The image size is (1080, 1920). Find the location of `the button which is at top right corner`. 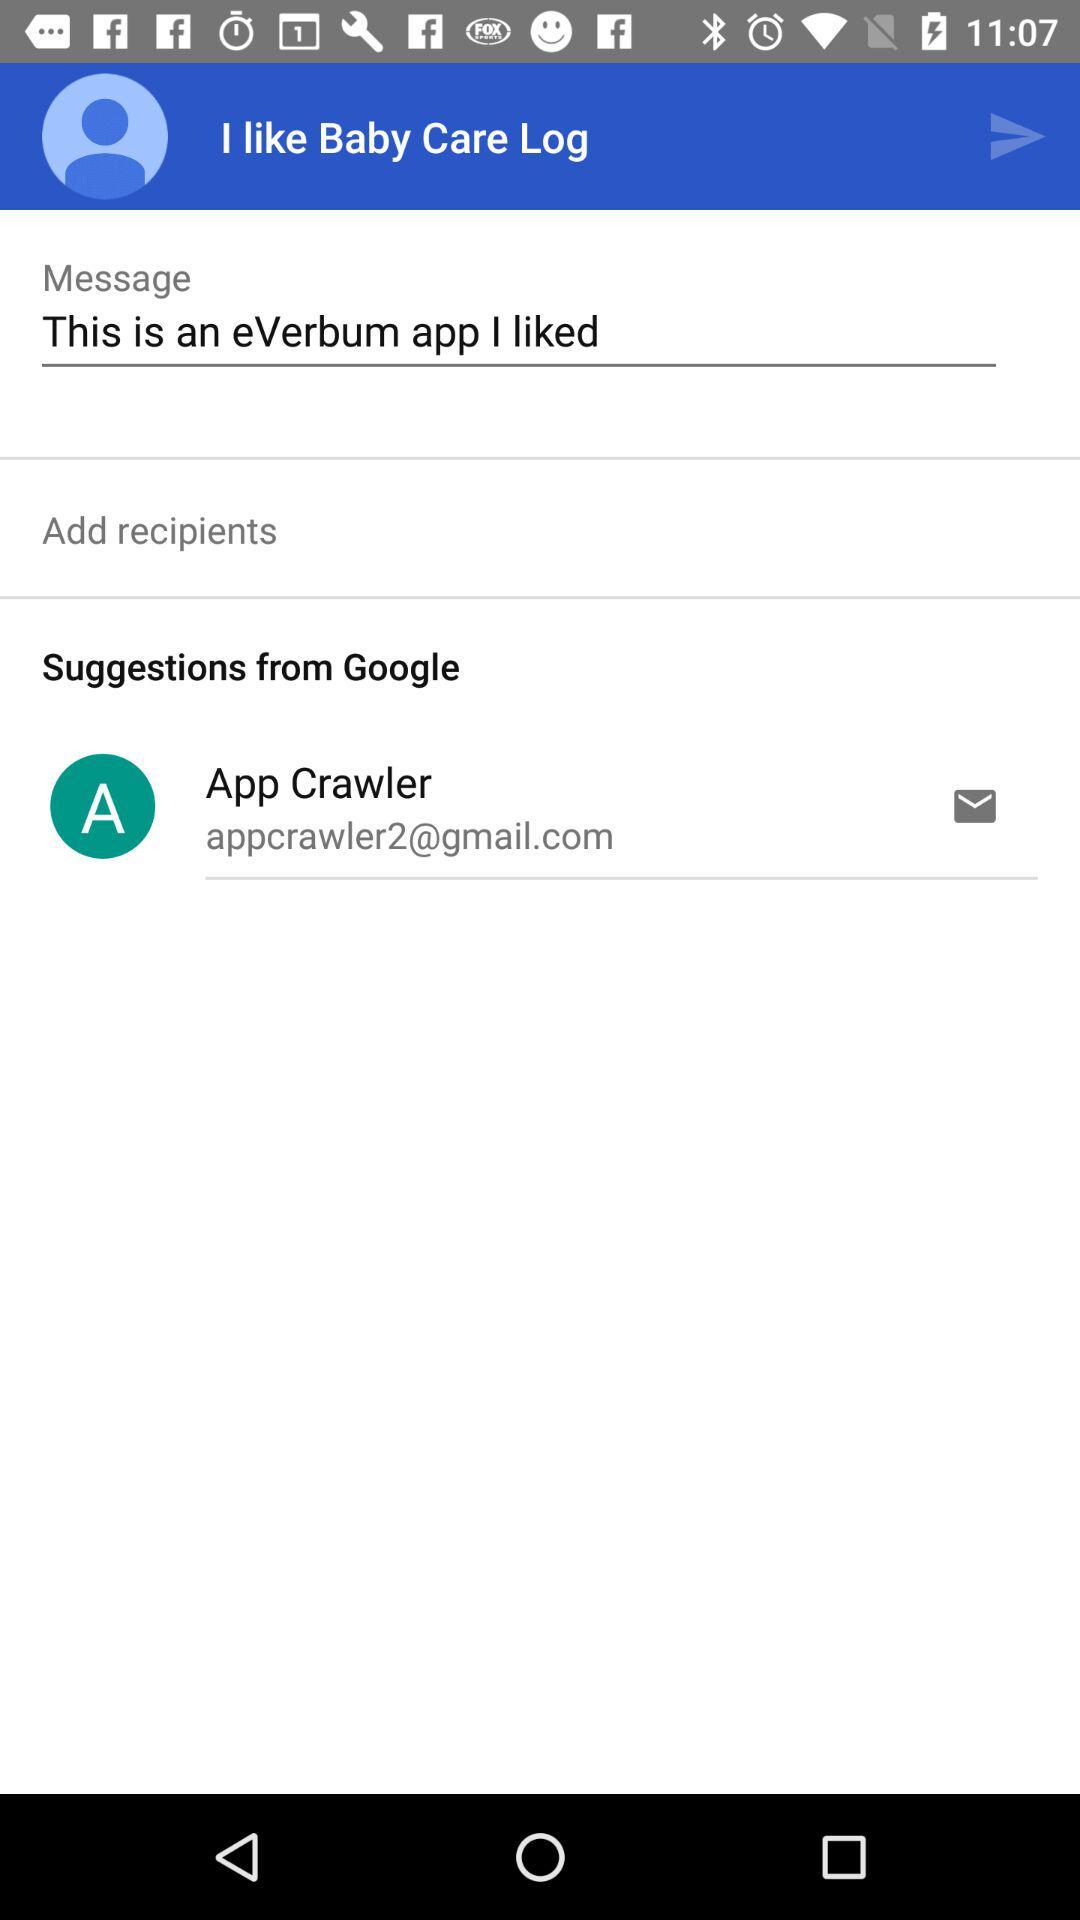

the button which is at top right corner is located at coordinates (1017, 136).